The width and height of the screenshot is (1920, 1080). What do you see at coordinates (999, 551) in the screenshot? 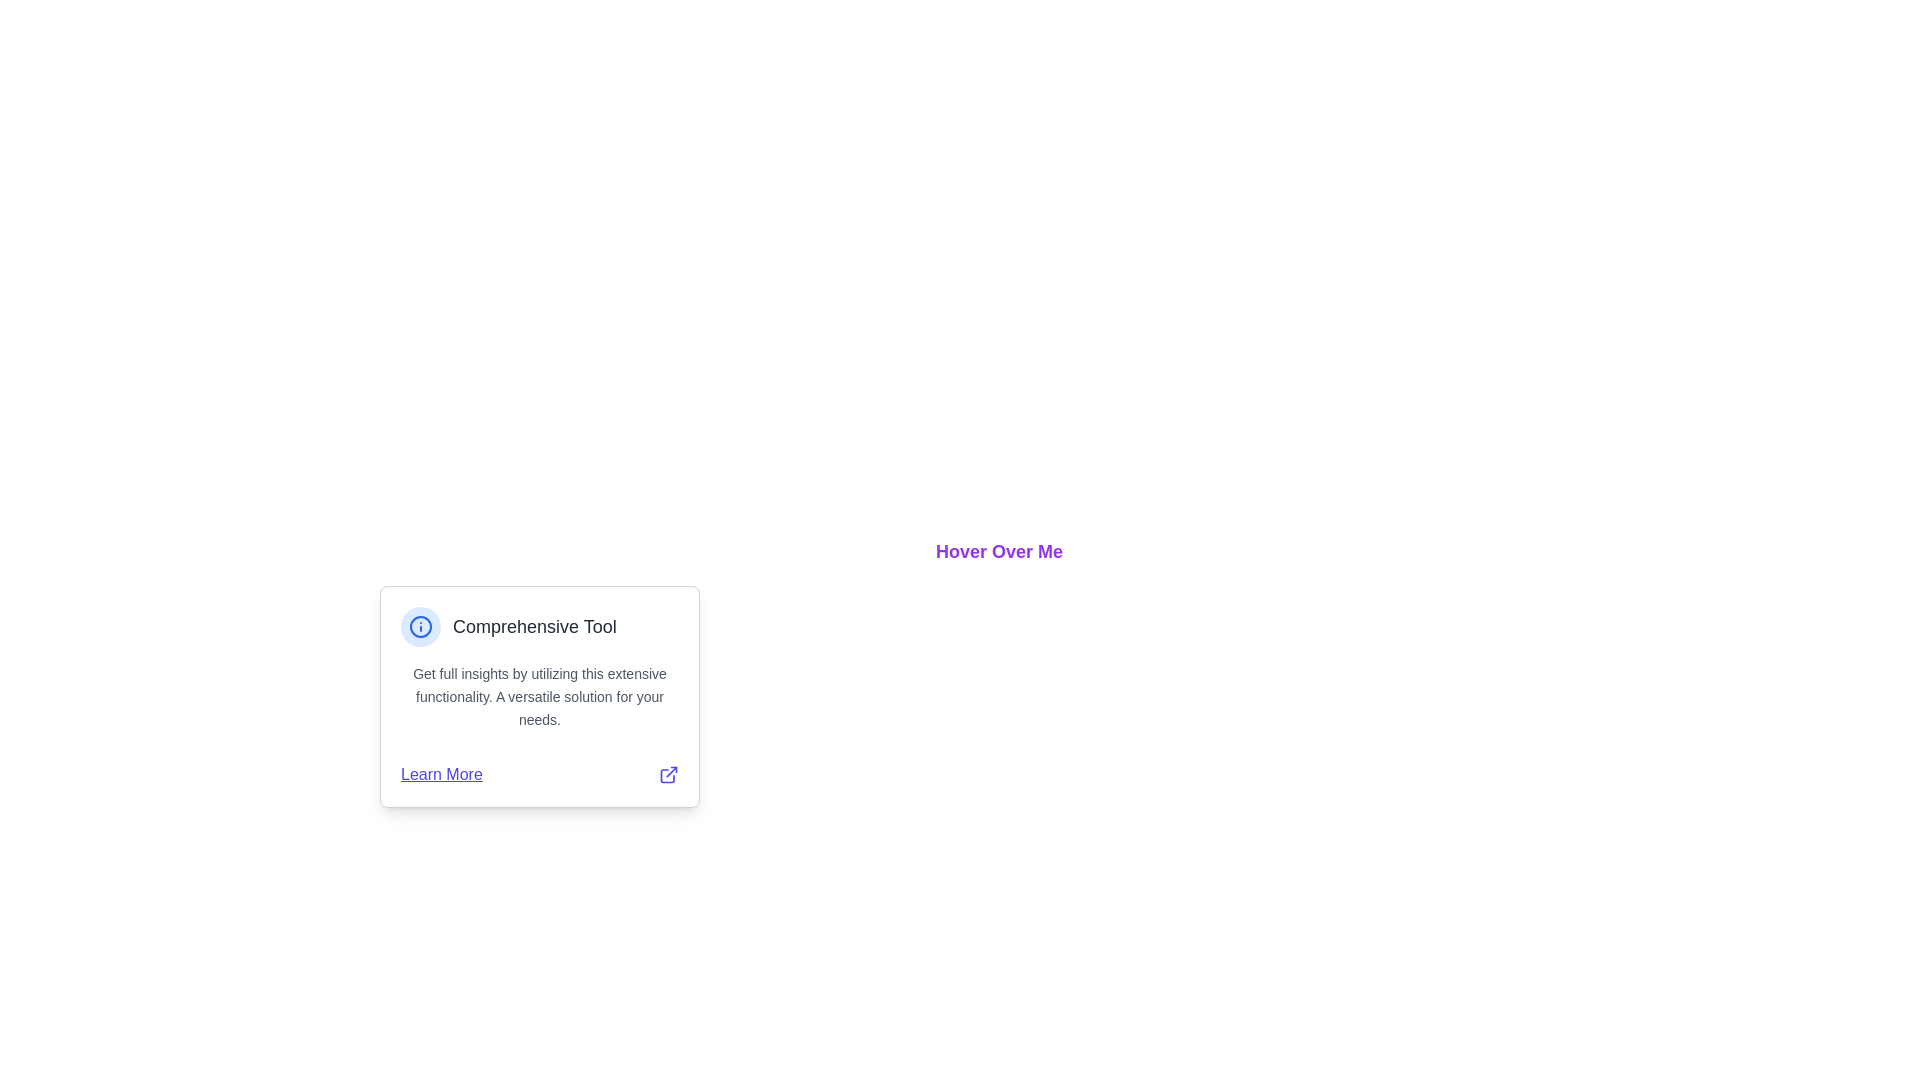
I see `the 'Hover Over Me' text label` at bounding box center [999, 551].